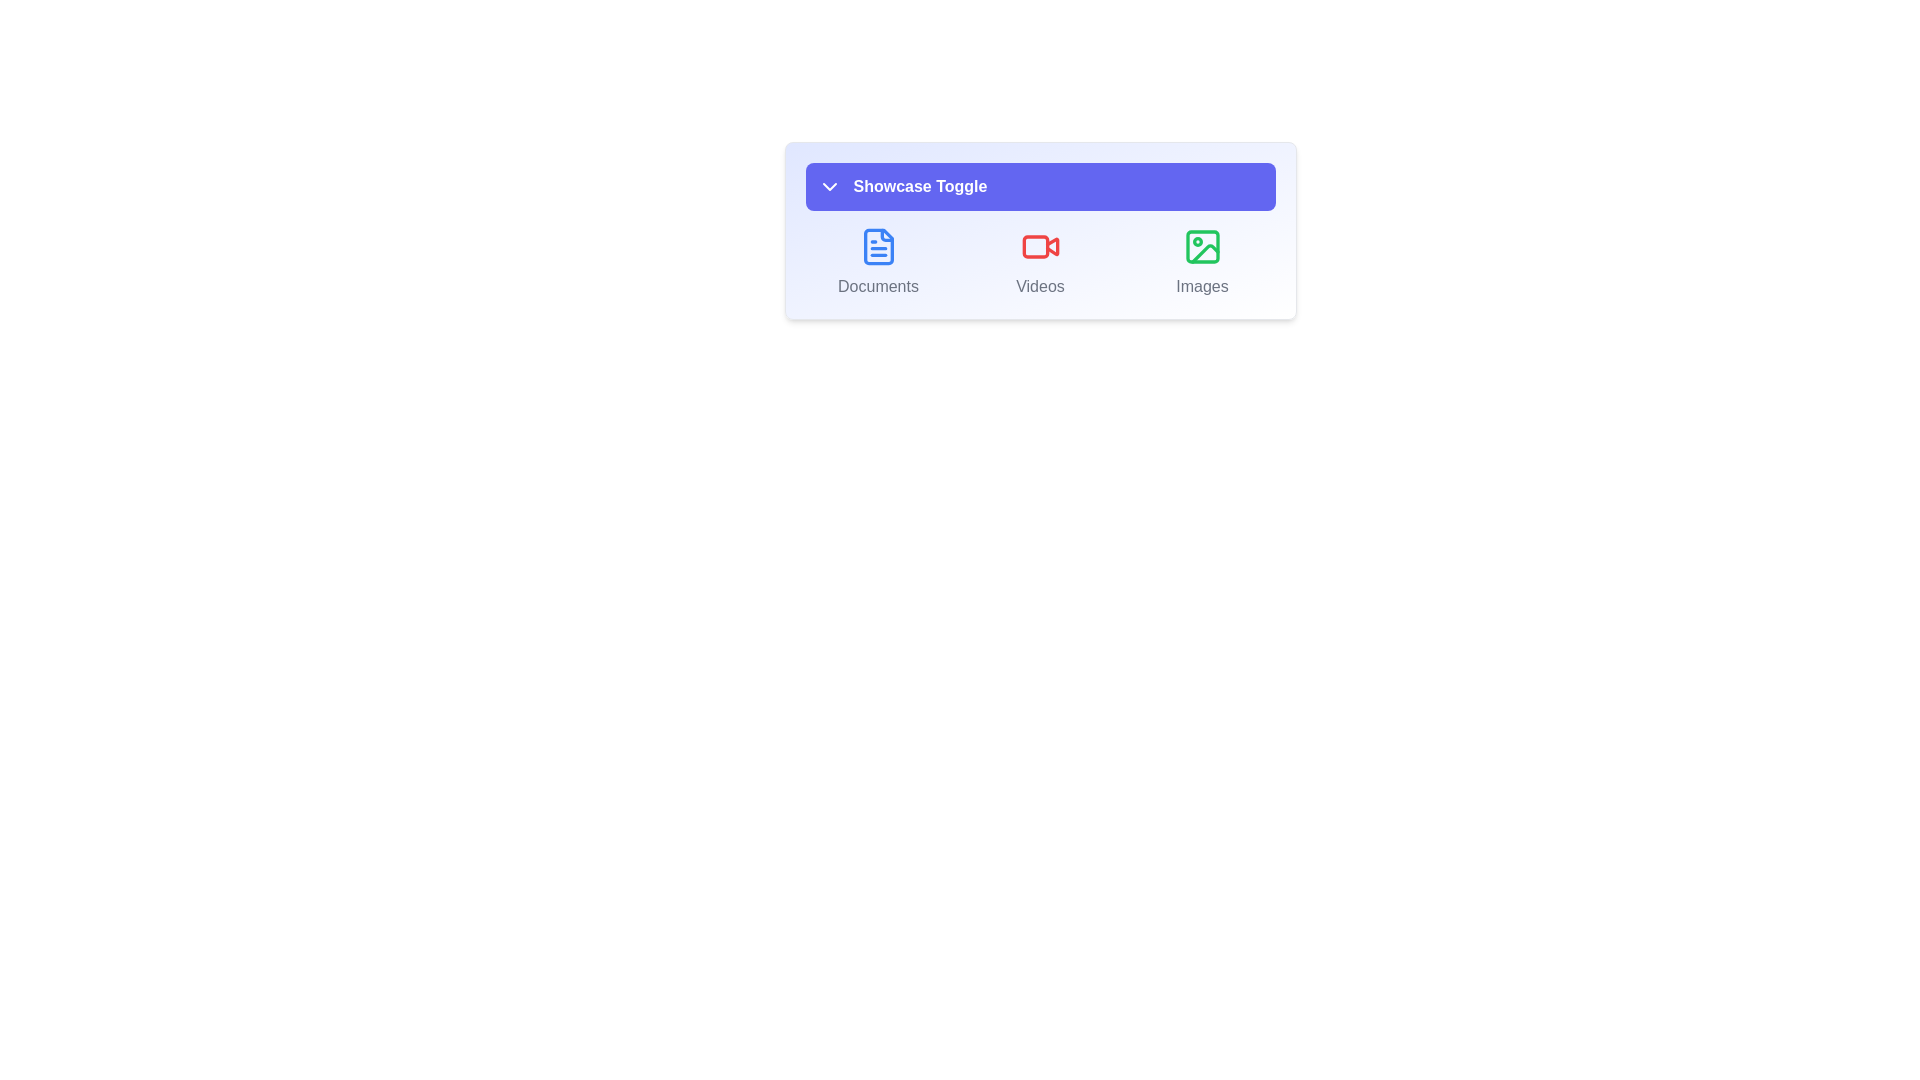 This screenshot has width=1920, height=1080. I want to click on the blue file icon labeled 'Documents', so click(878, 245).